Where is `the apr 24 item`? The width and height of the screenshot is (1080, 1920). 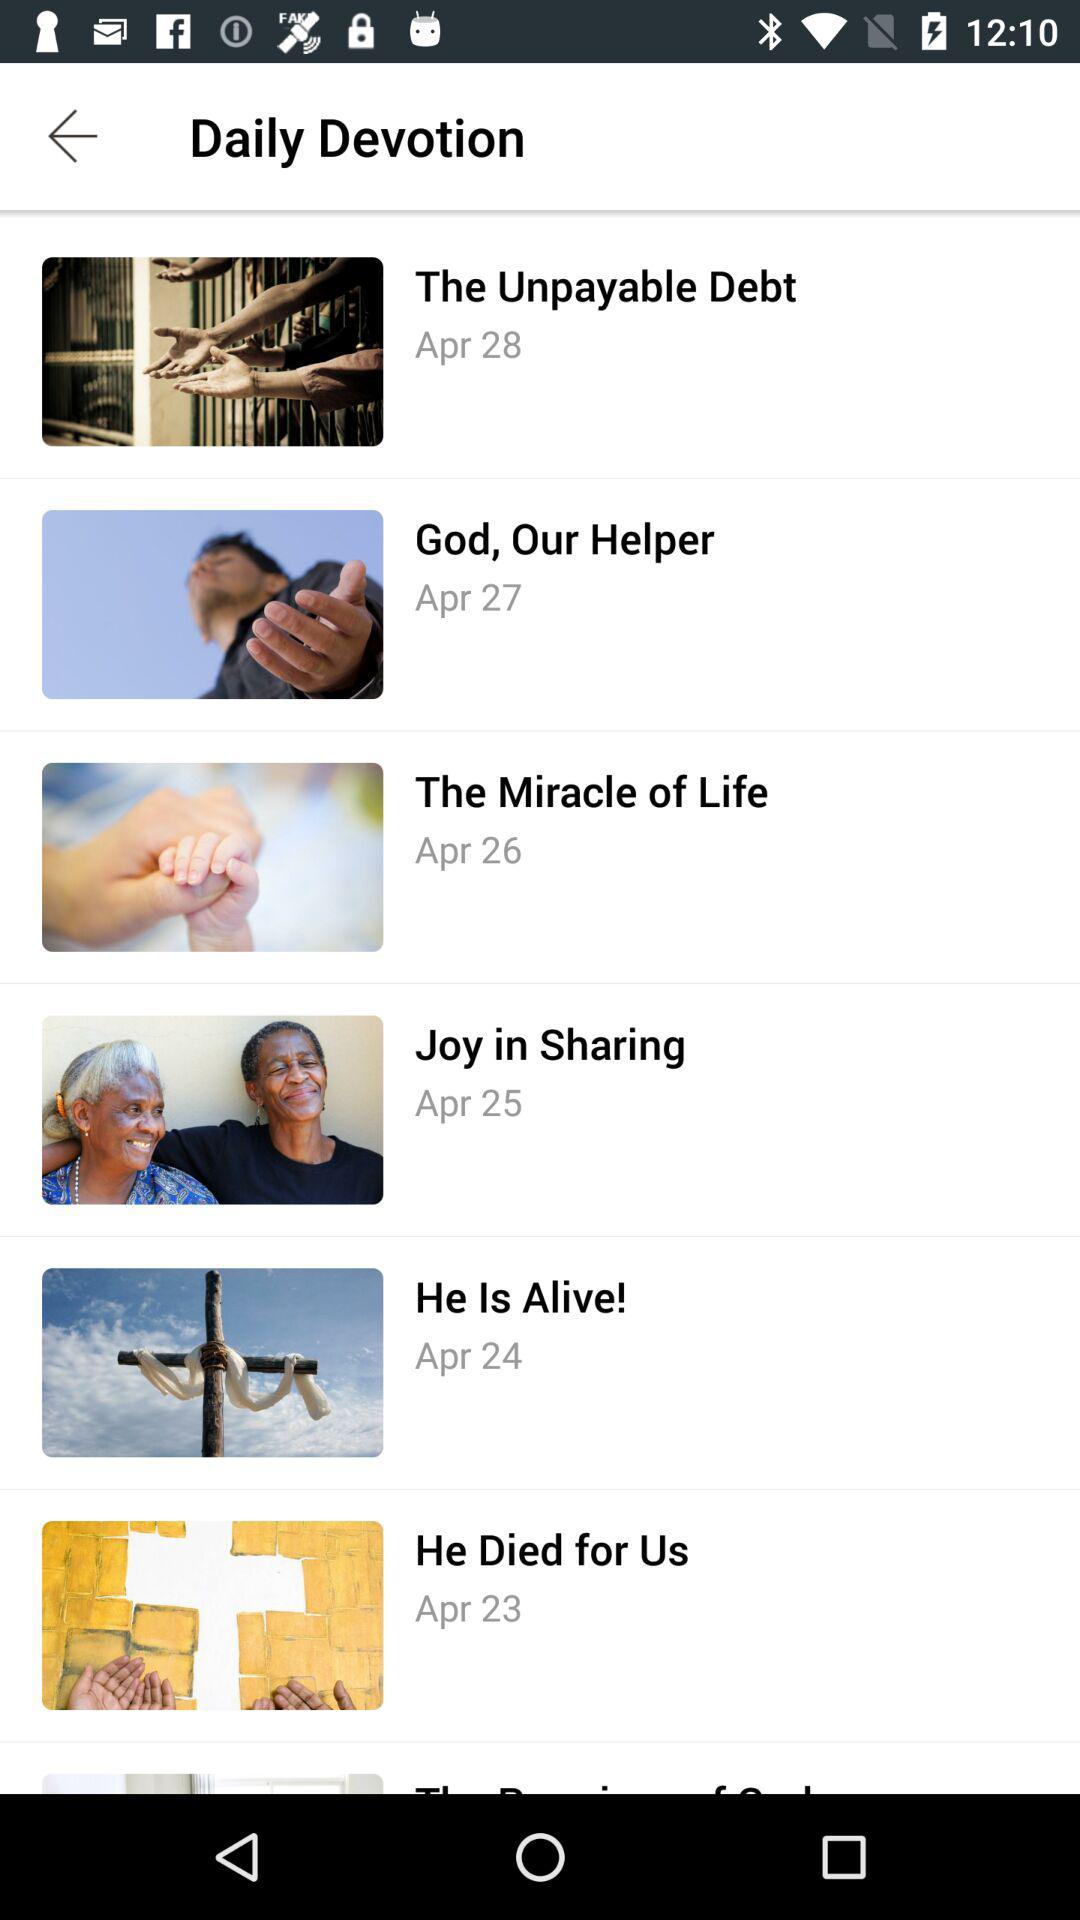
the apr 24 item is located at coordinates (468, 1354).